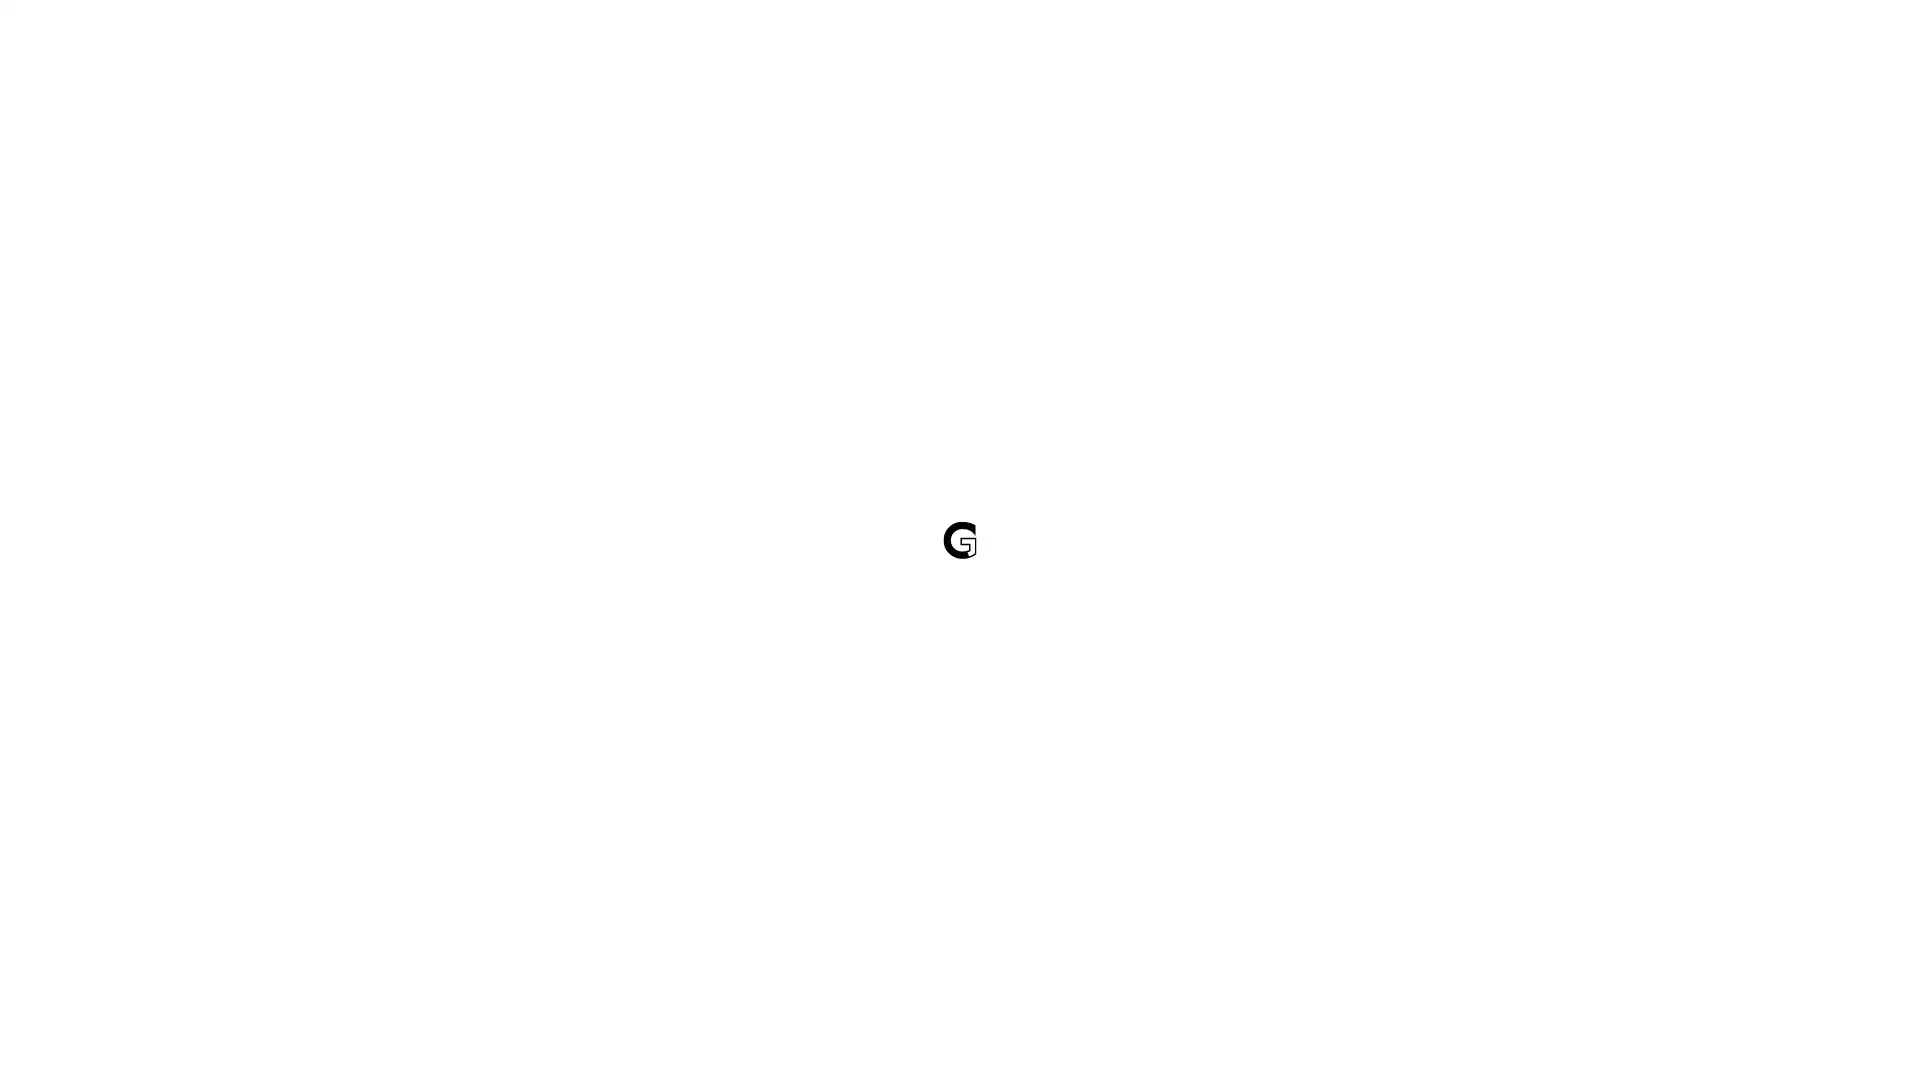 The width and height of the screenshot is (1920, 1080). I want to click on Menu, so click(1808, 56).